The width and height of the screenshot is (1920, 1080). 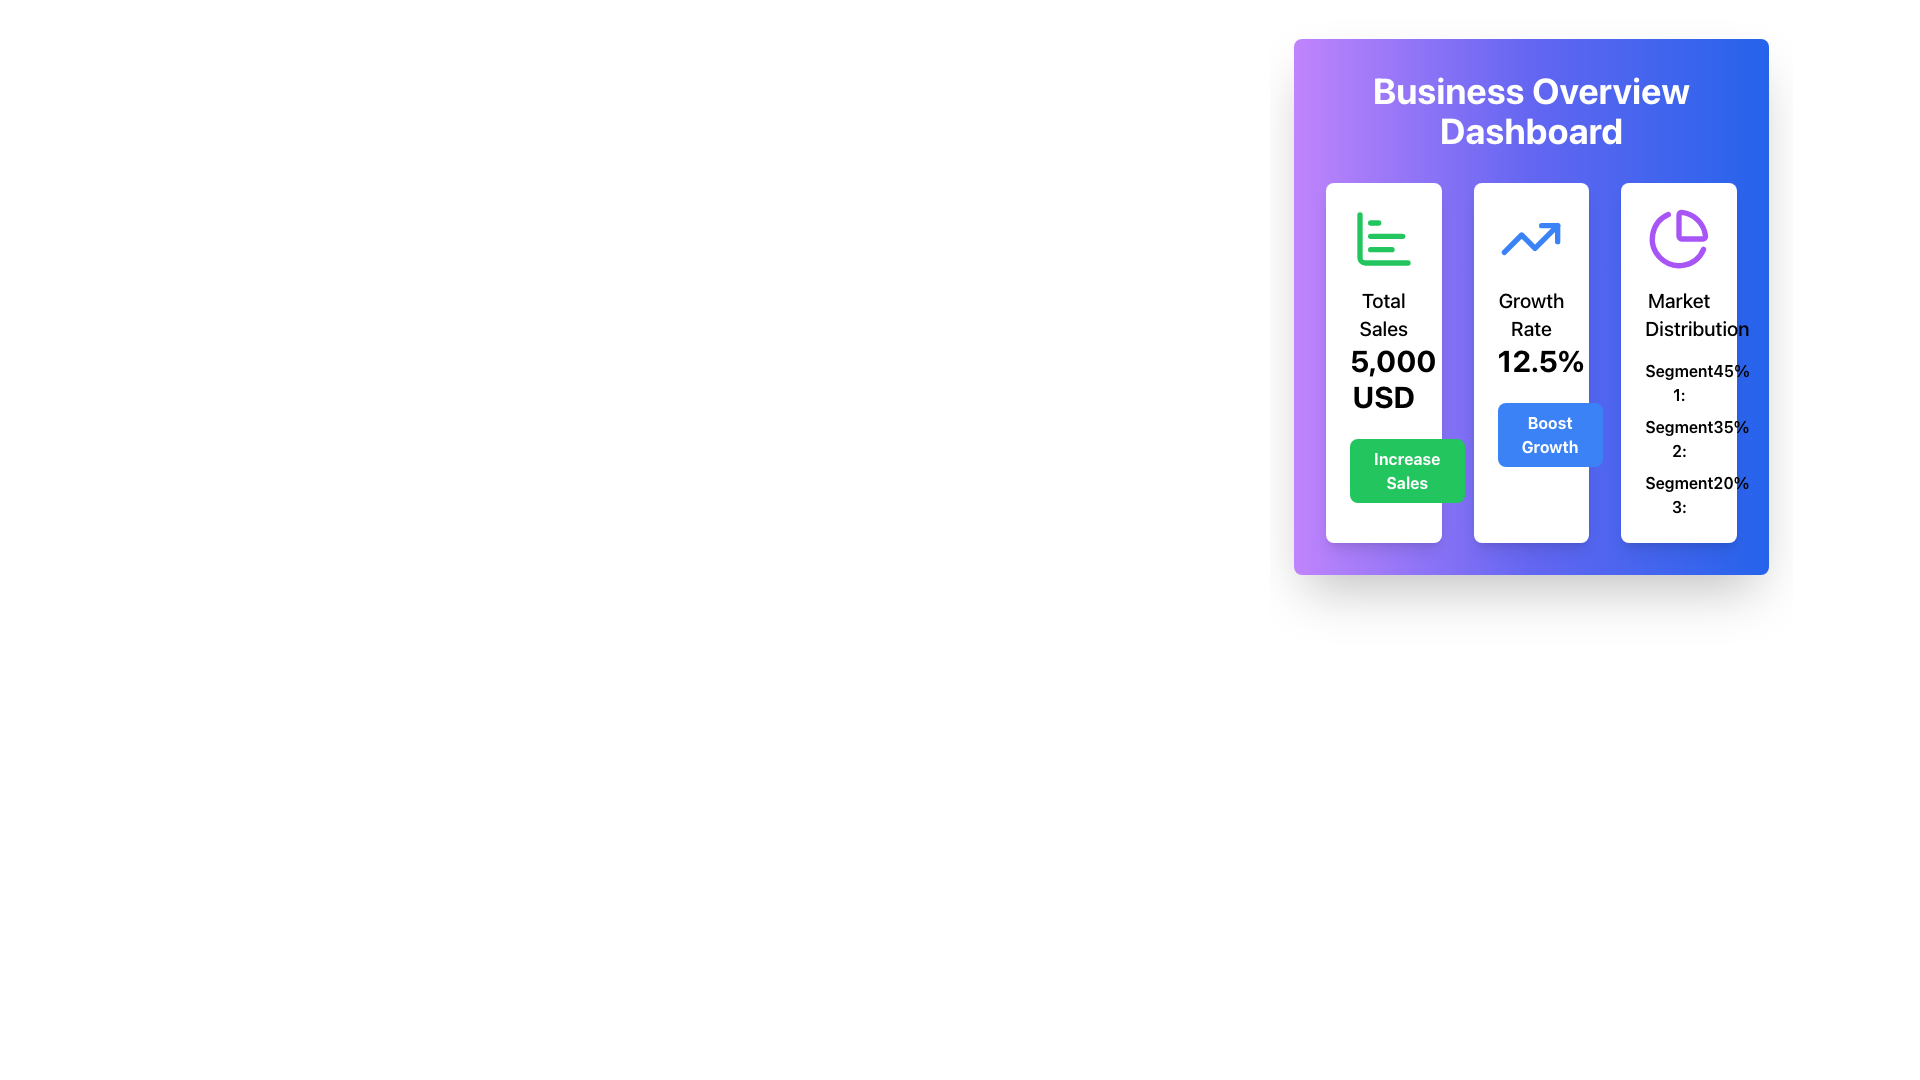 I want to click on the decorative icon representing market distribution, located at the top of the third column above the text 'Market Distribution', so click(x=1679, y=238).